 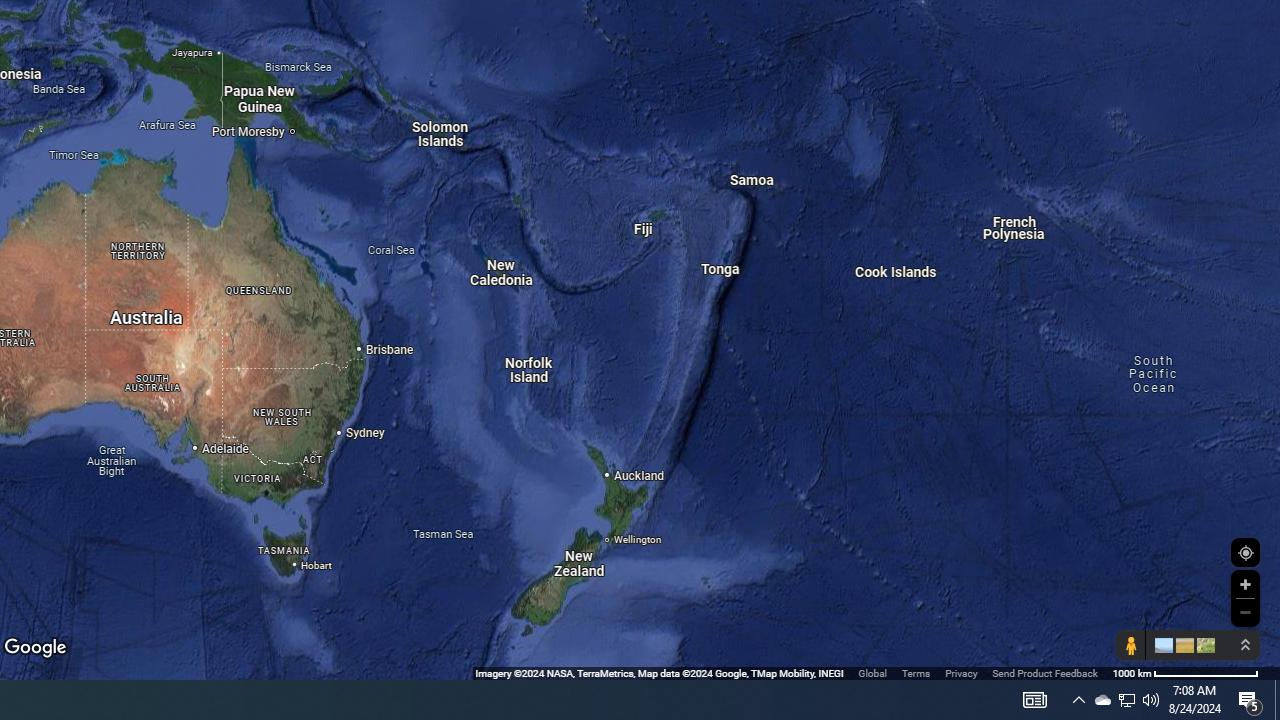 I want to click on '1000 km', so click(x=1185, y=673).